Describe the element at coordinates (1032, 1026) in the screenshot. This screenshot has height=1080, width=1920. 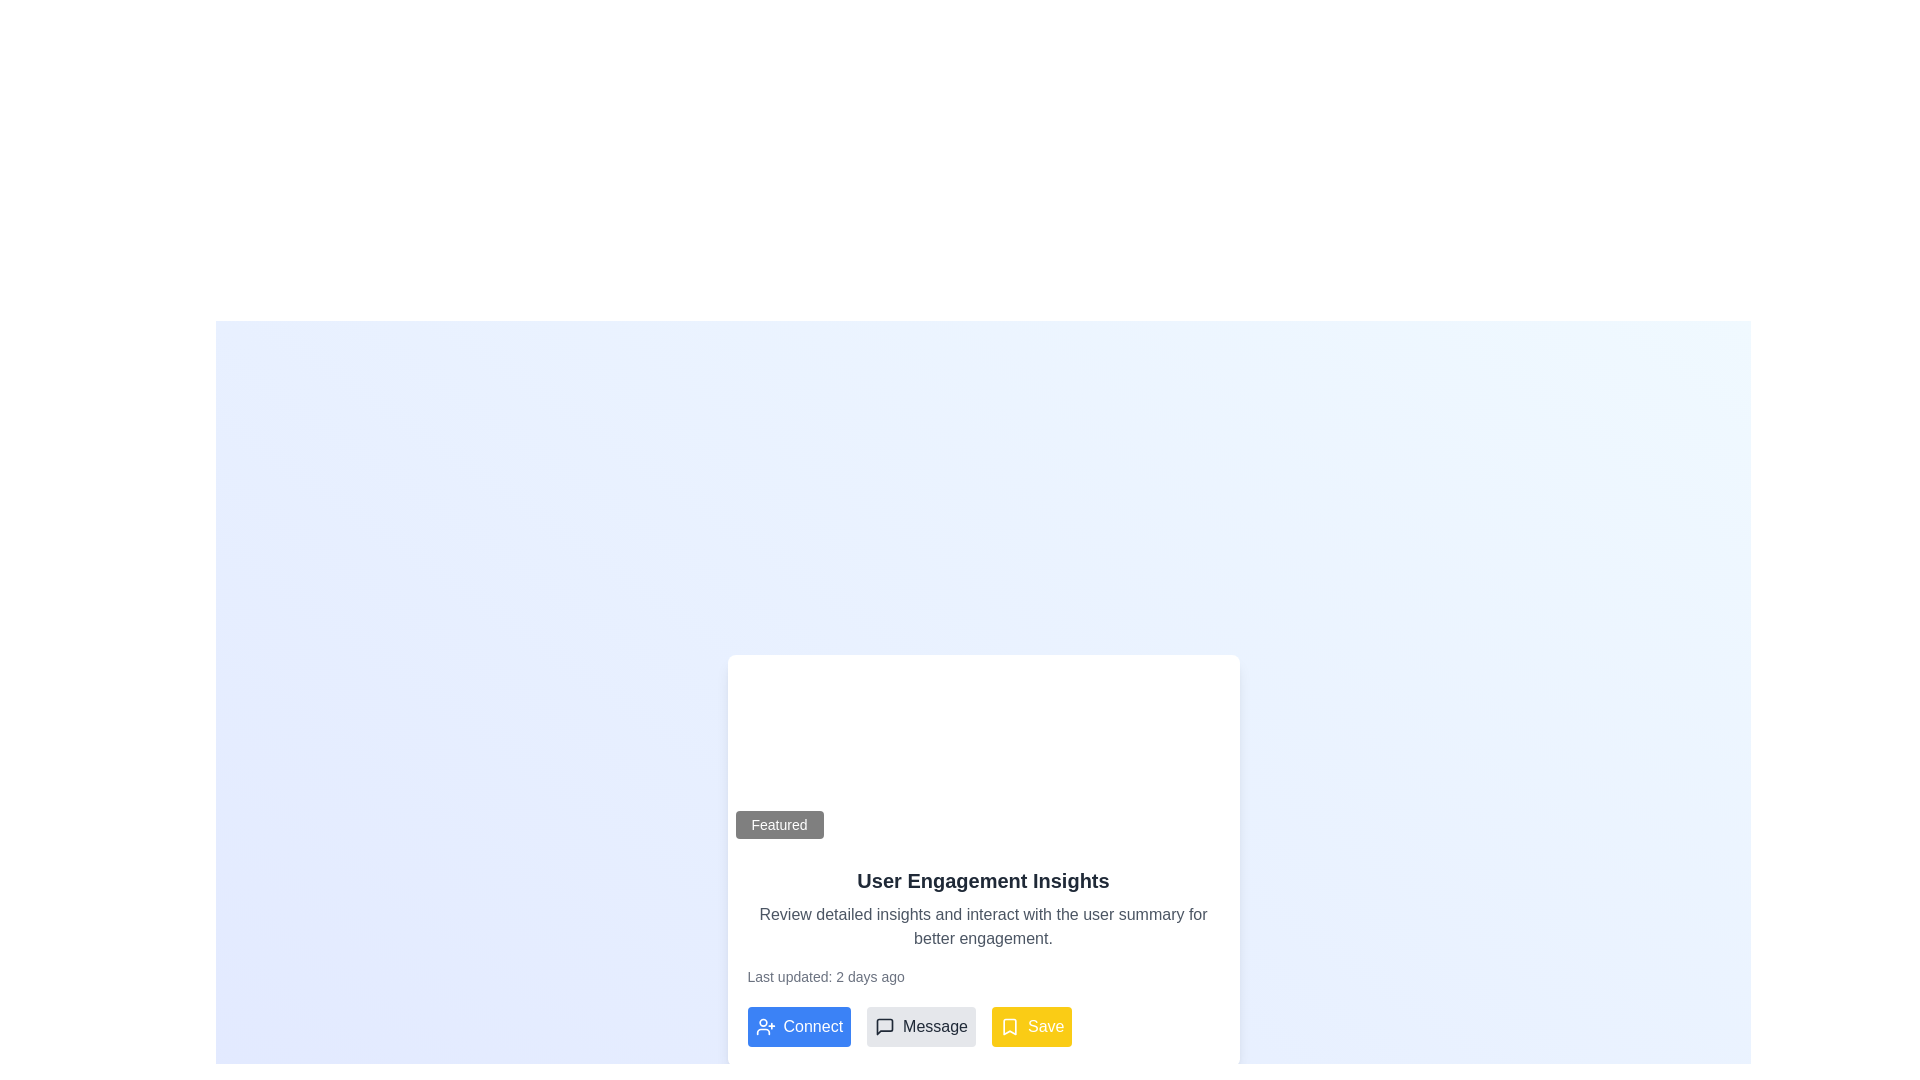
I see `the 'Save' button, which is the third button in a horizontal row at the bottom of the card layout` at that location.